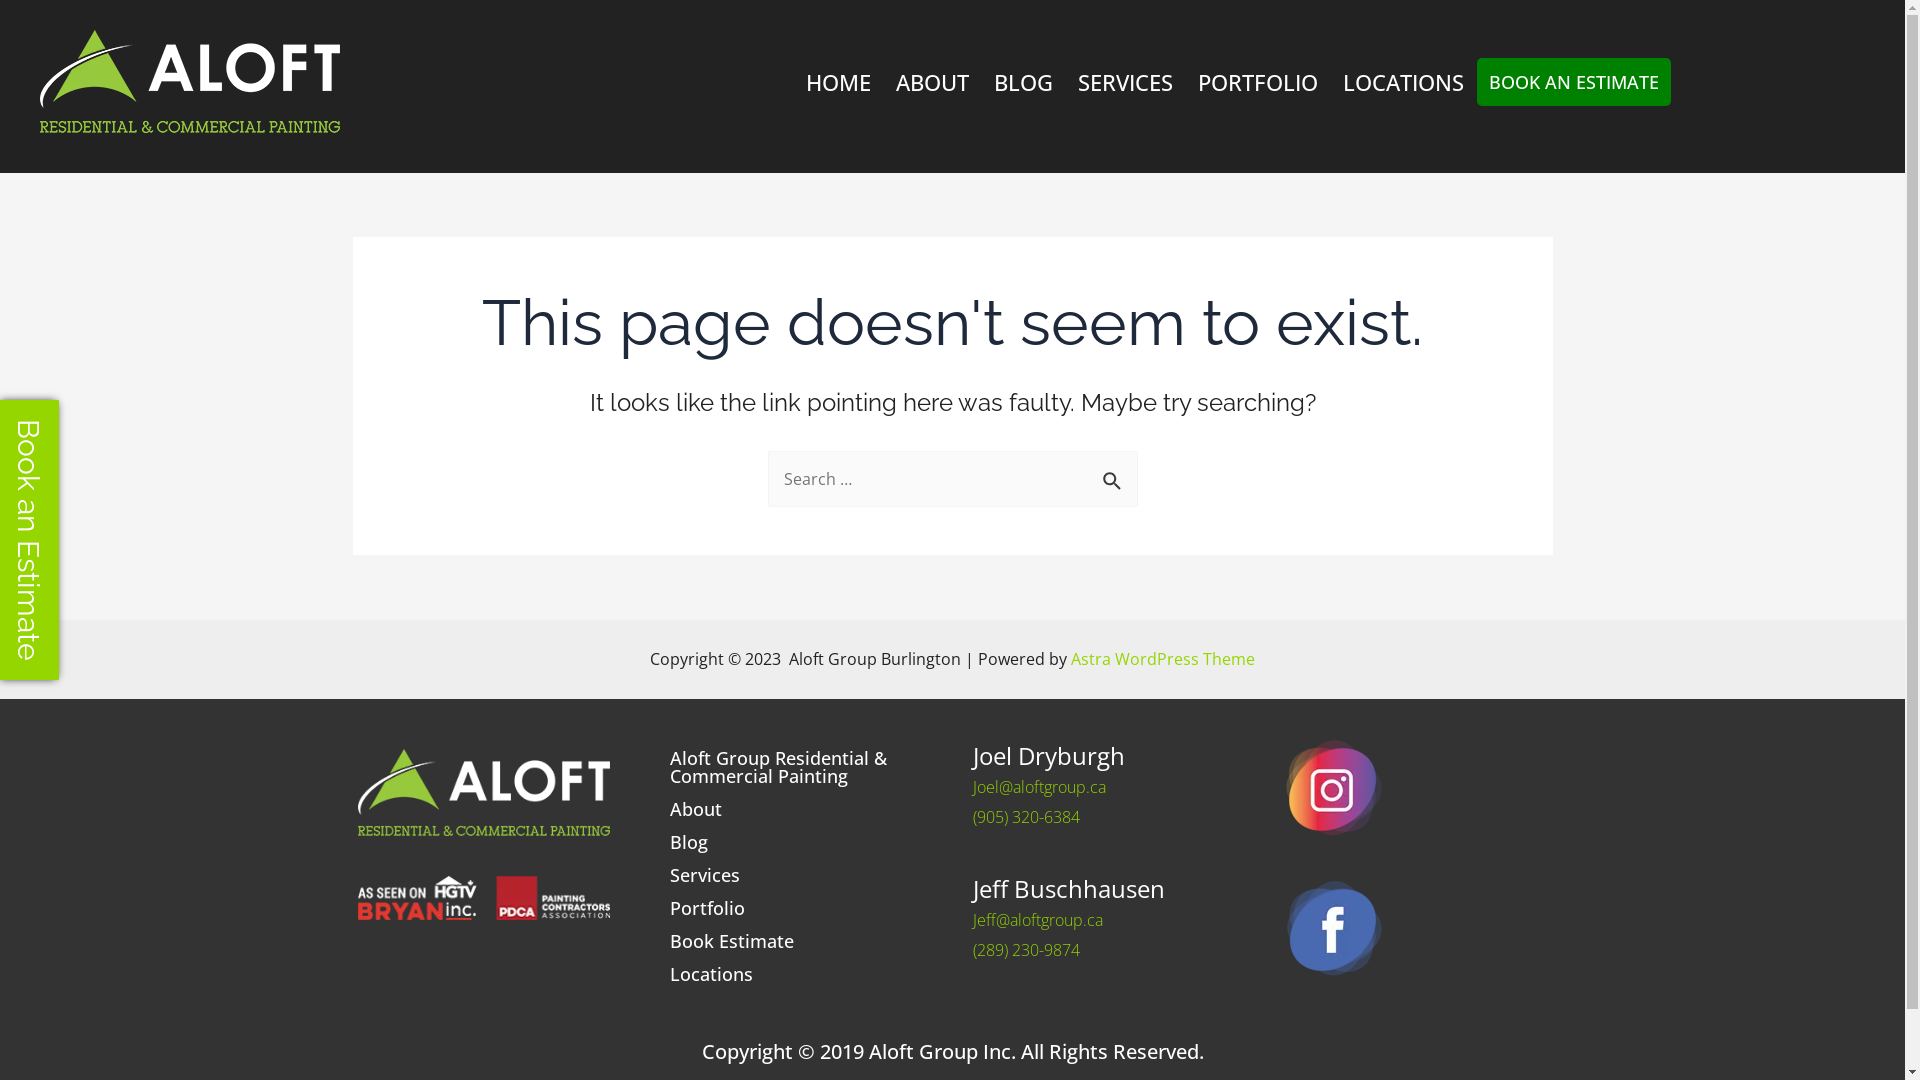 This screenshot has width=1920, height=1080. Describe the element at coordinates (358, 791) in the screenshot. I see `'aloft_hor_withtaglinegreen_rev_2col_300px'` at that location.